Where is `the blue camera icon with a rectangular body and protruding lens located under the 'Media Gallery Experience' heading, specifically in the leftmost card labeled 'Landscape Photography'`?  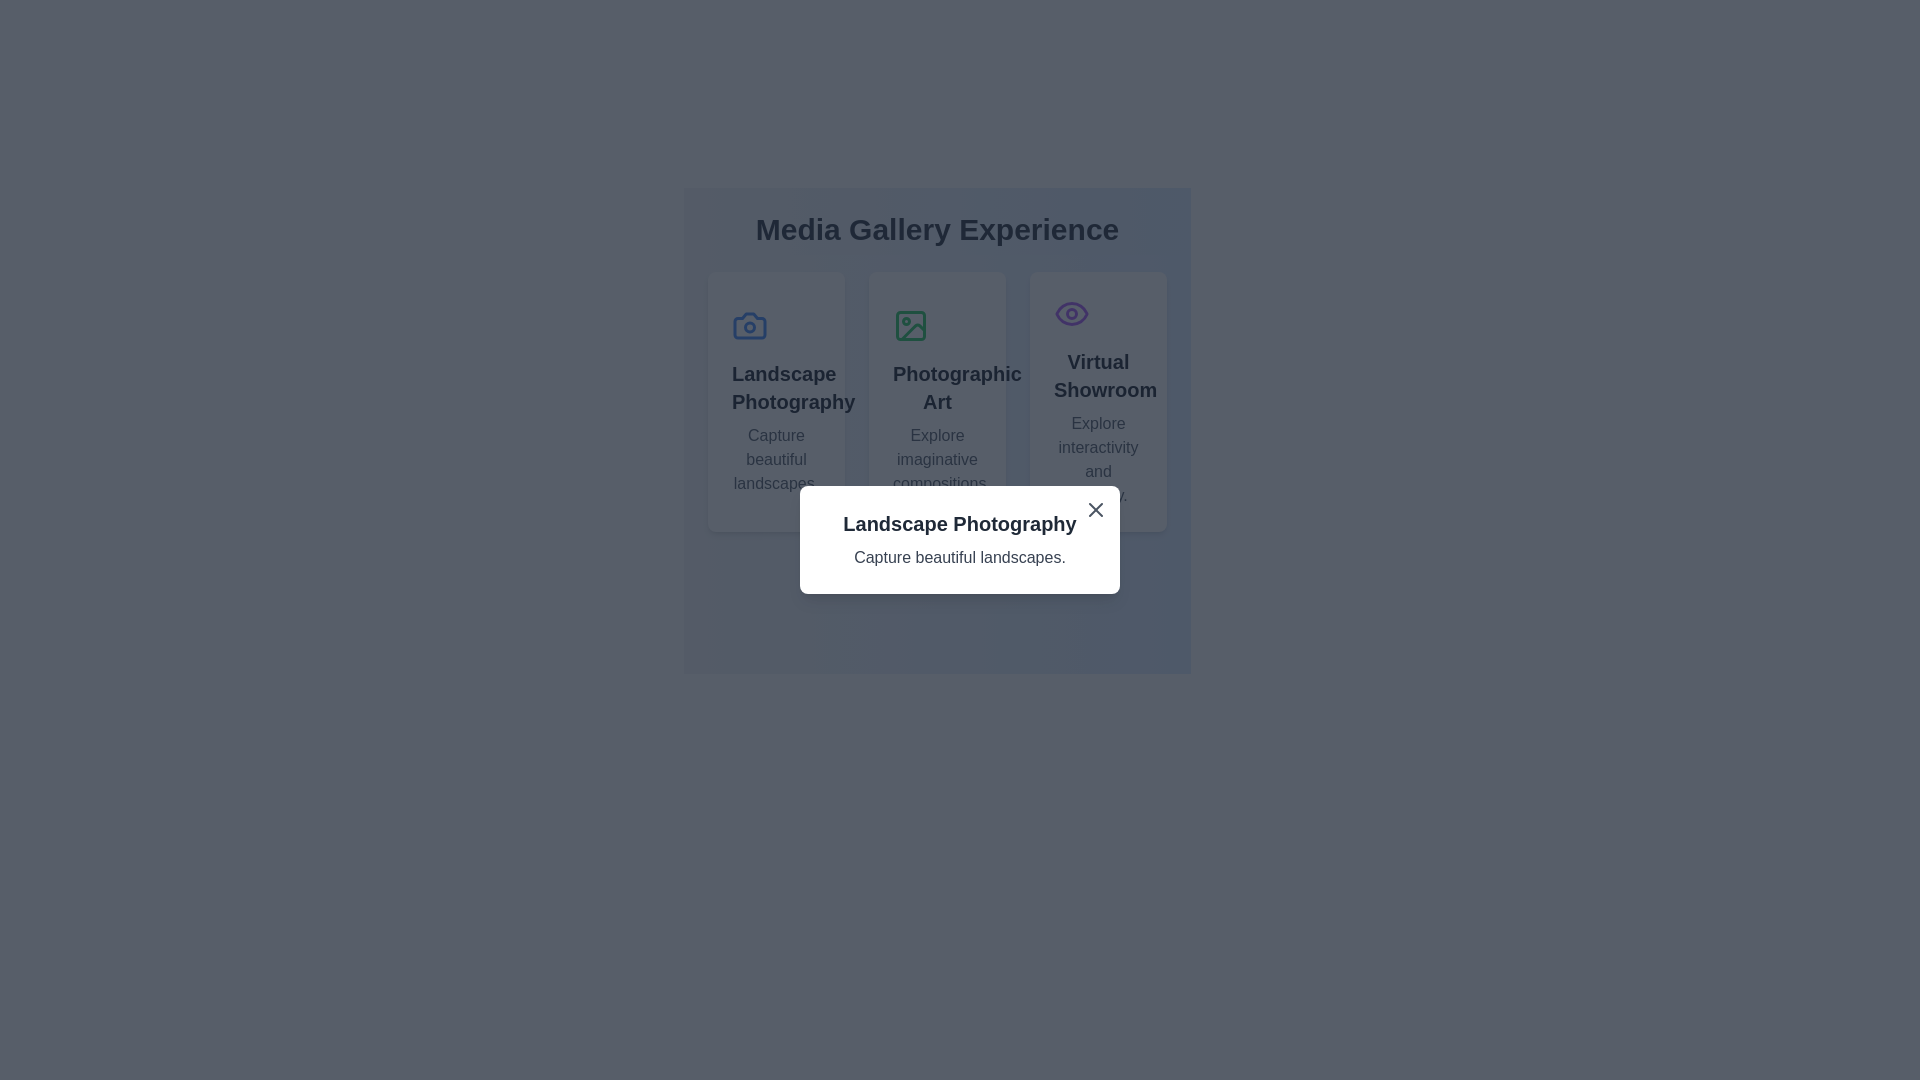 the blue camera icon with a rectangular body and protruding lens located under the 'Media Gallery Experience' heading, specifically in the leftmost card labeled 'Landscape Photography' is located at coordinates (748, 325).